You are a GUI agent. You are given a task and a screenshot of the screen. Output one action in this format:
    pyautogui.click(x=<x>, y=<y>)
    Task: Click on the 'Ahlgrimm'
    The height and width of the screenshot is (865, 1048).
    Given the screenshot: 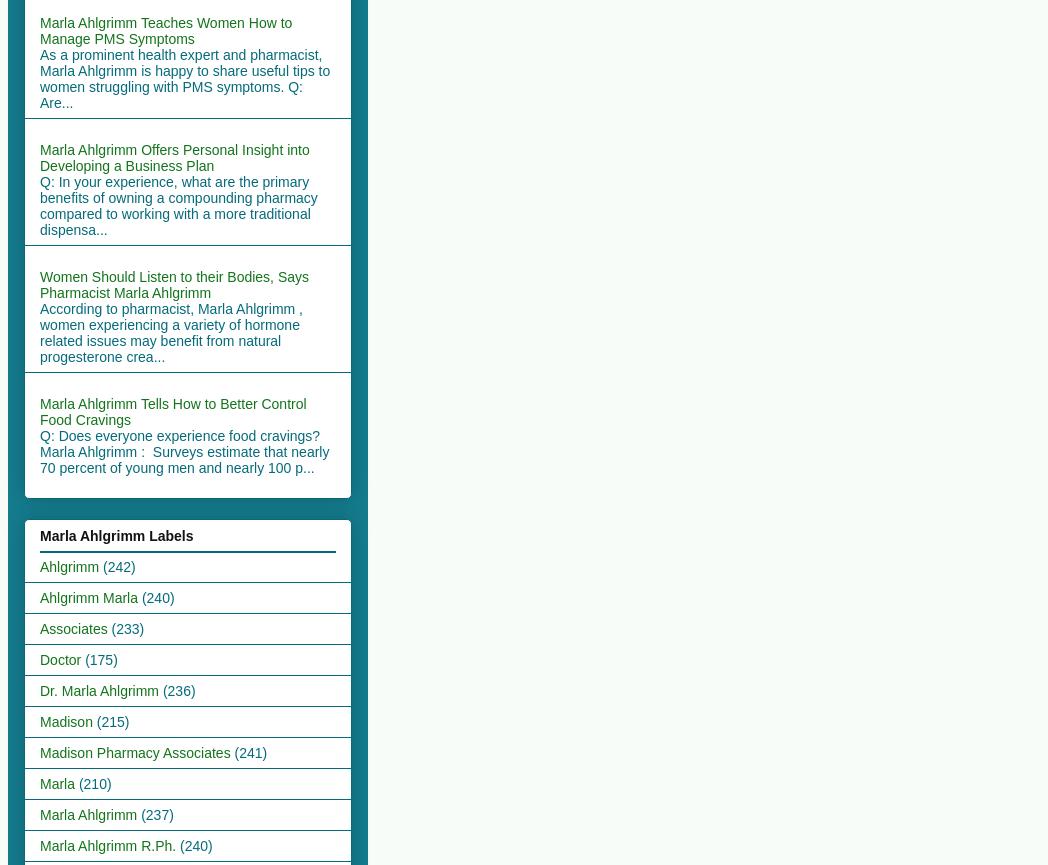 What is the action you would take?
    pyautogui.click(x=39, y=564)
    